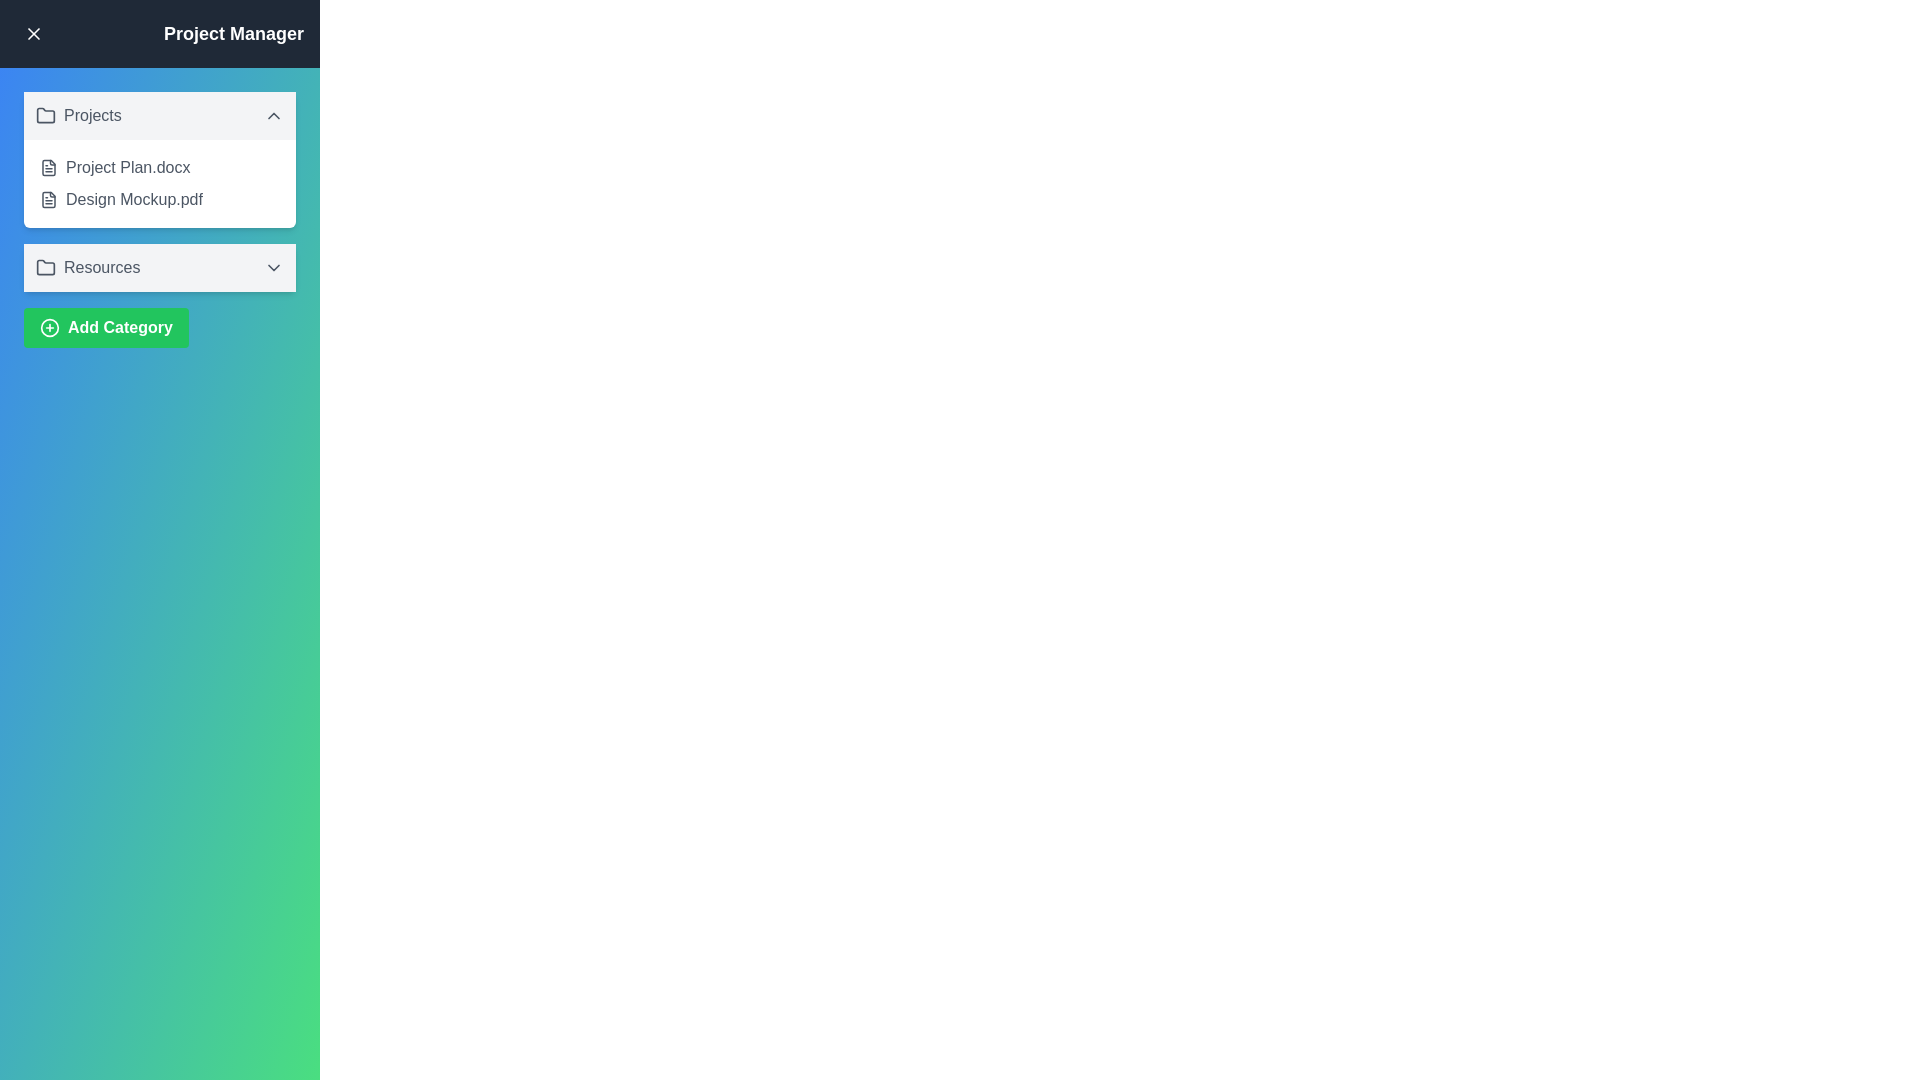 This screenshot has height=1080, width=1920. Describe the element at coordinates (87, 266) in the screenshot. I see `the 'Resources' category label` at that location.